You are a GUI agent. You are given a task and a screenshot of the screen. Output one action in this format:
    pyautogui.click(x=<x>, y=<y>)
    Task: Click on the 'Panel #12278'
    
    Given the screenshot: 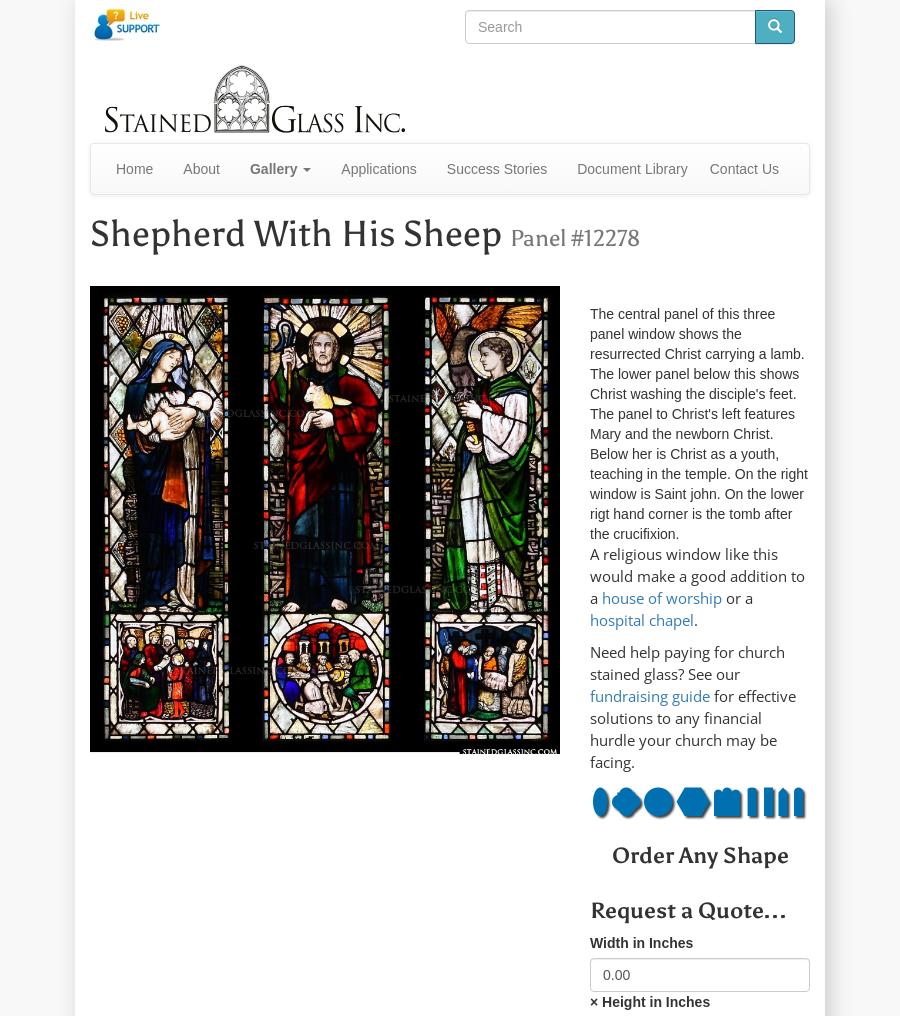 What is the action you would take?
    pyautogui.click(x=575, y=237)
    